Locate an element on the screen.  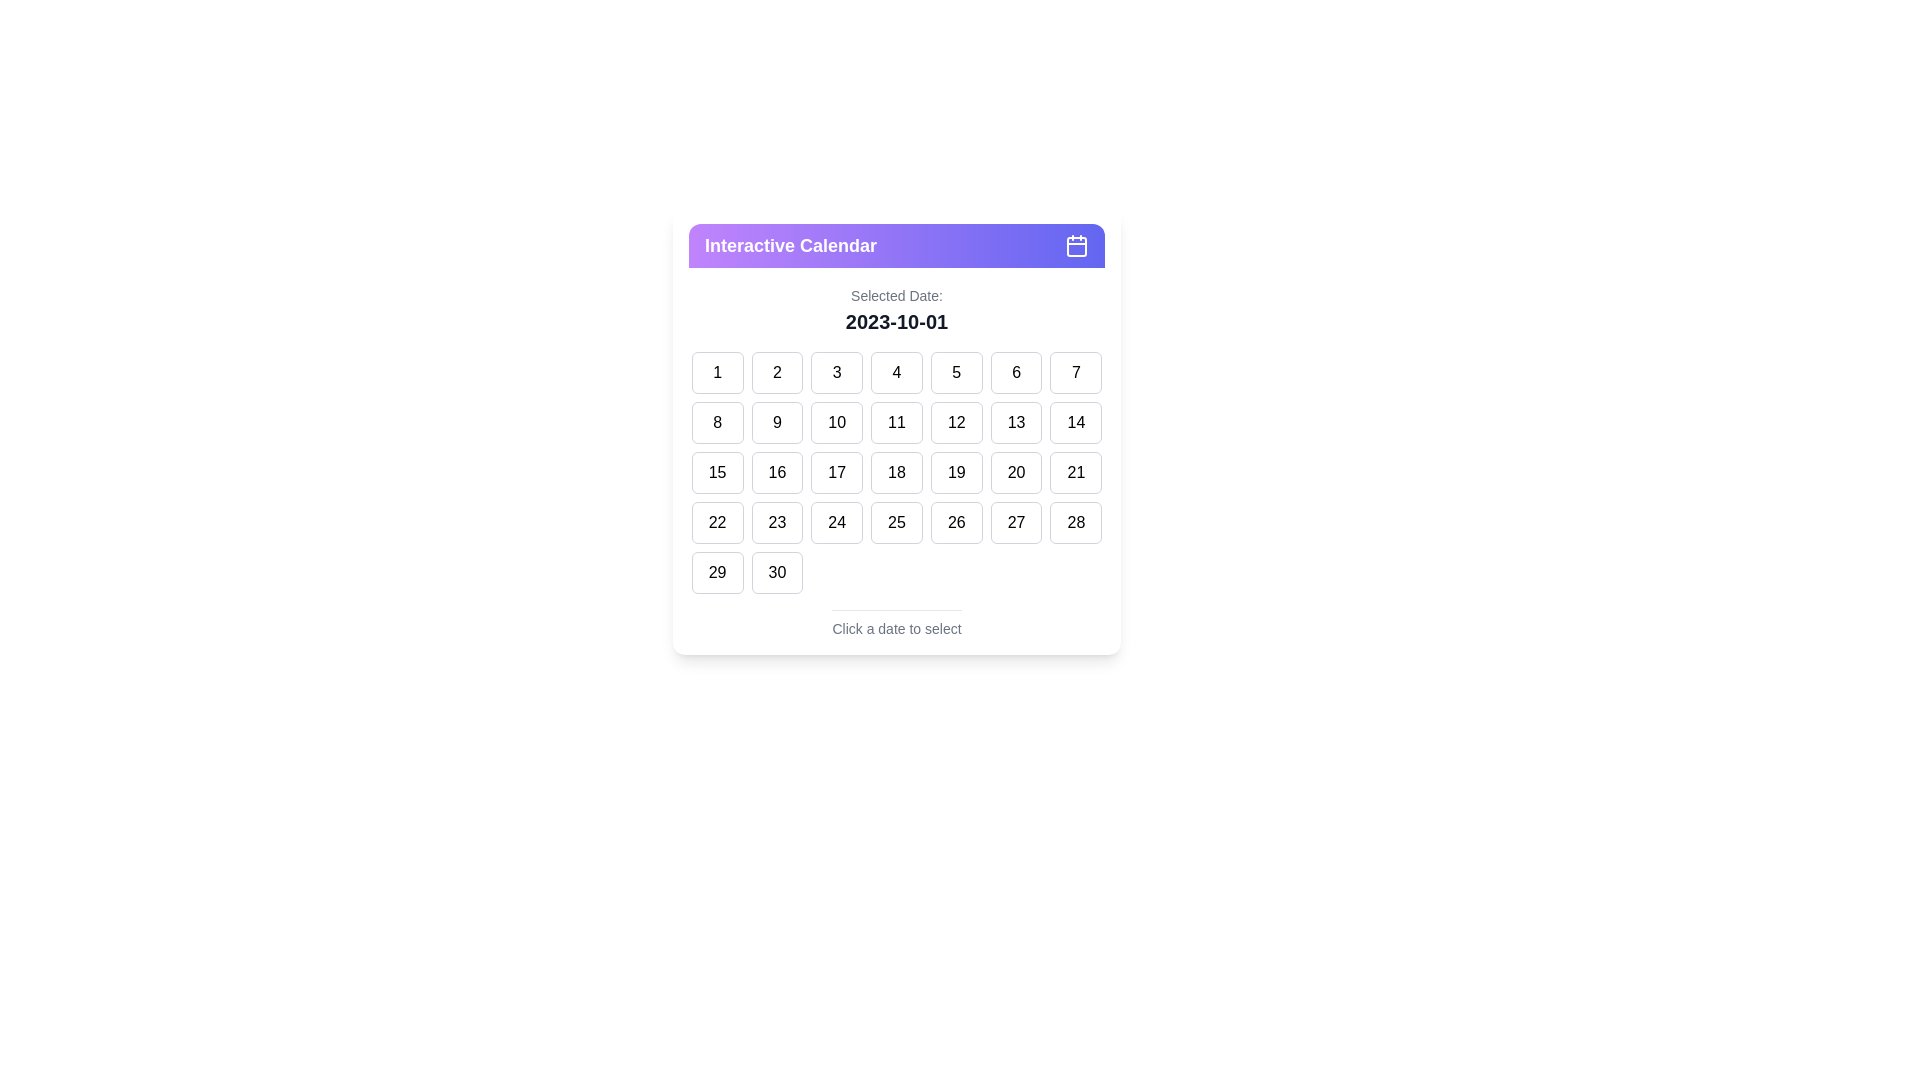
the selectable date button located in the sixth column and fourth row of the calendar grid to set the selected date to '22' is located at coordinates (717, 522).